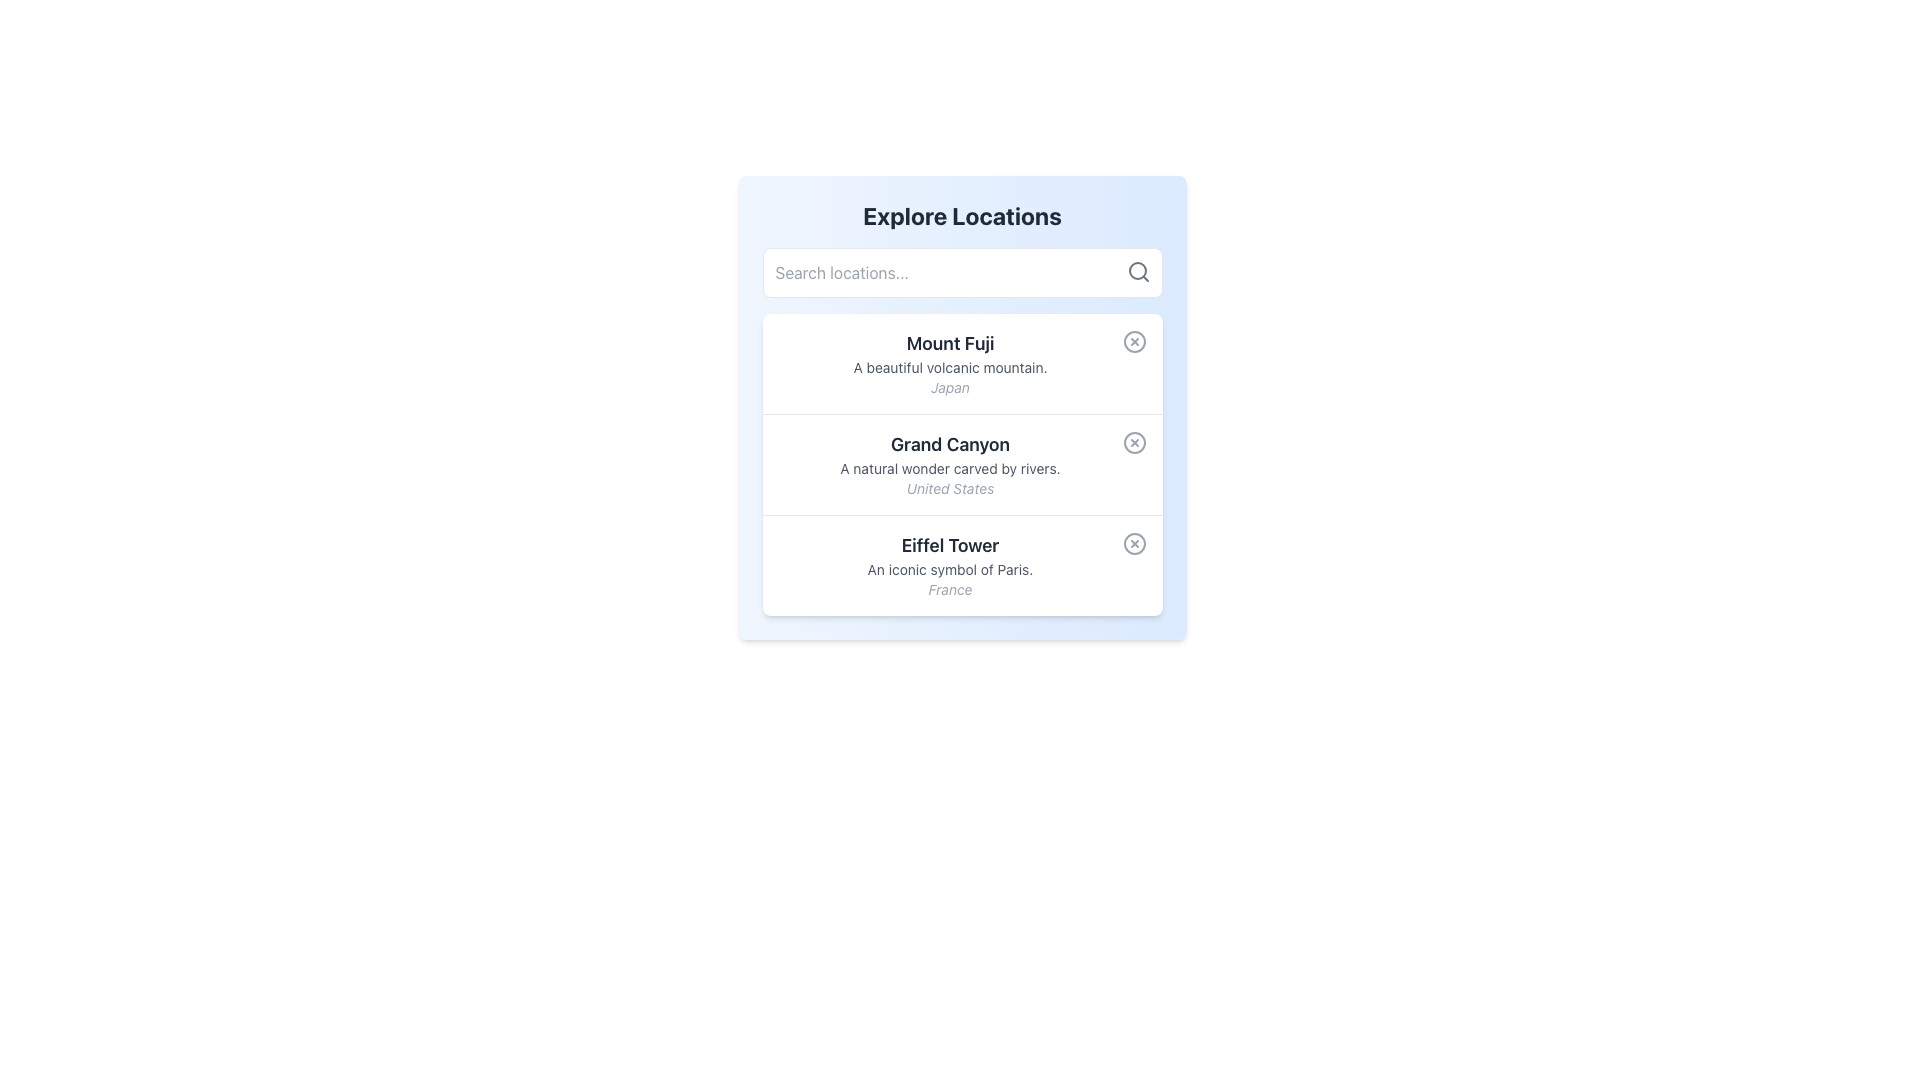 This screenshot has height=1080, width=1920. I want to click on the descriptive card for 'Grand Canyon' located in the 'Explore Locations' panel, which is the second item in a vertical list, so click(949, 465).